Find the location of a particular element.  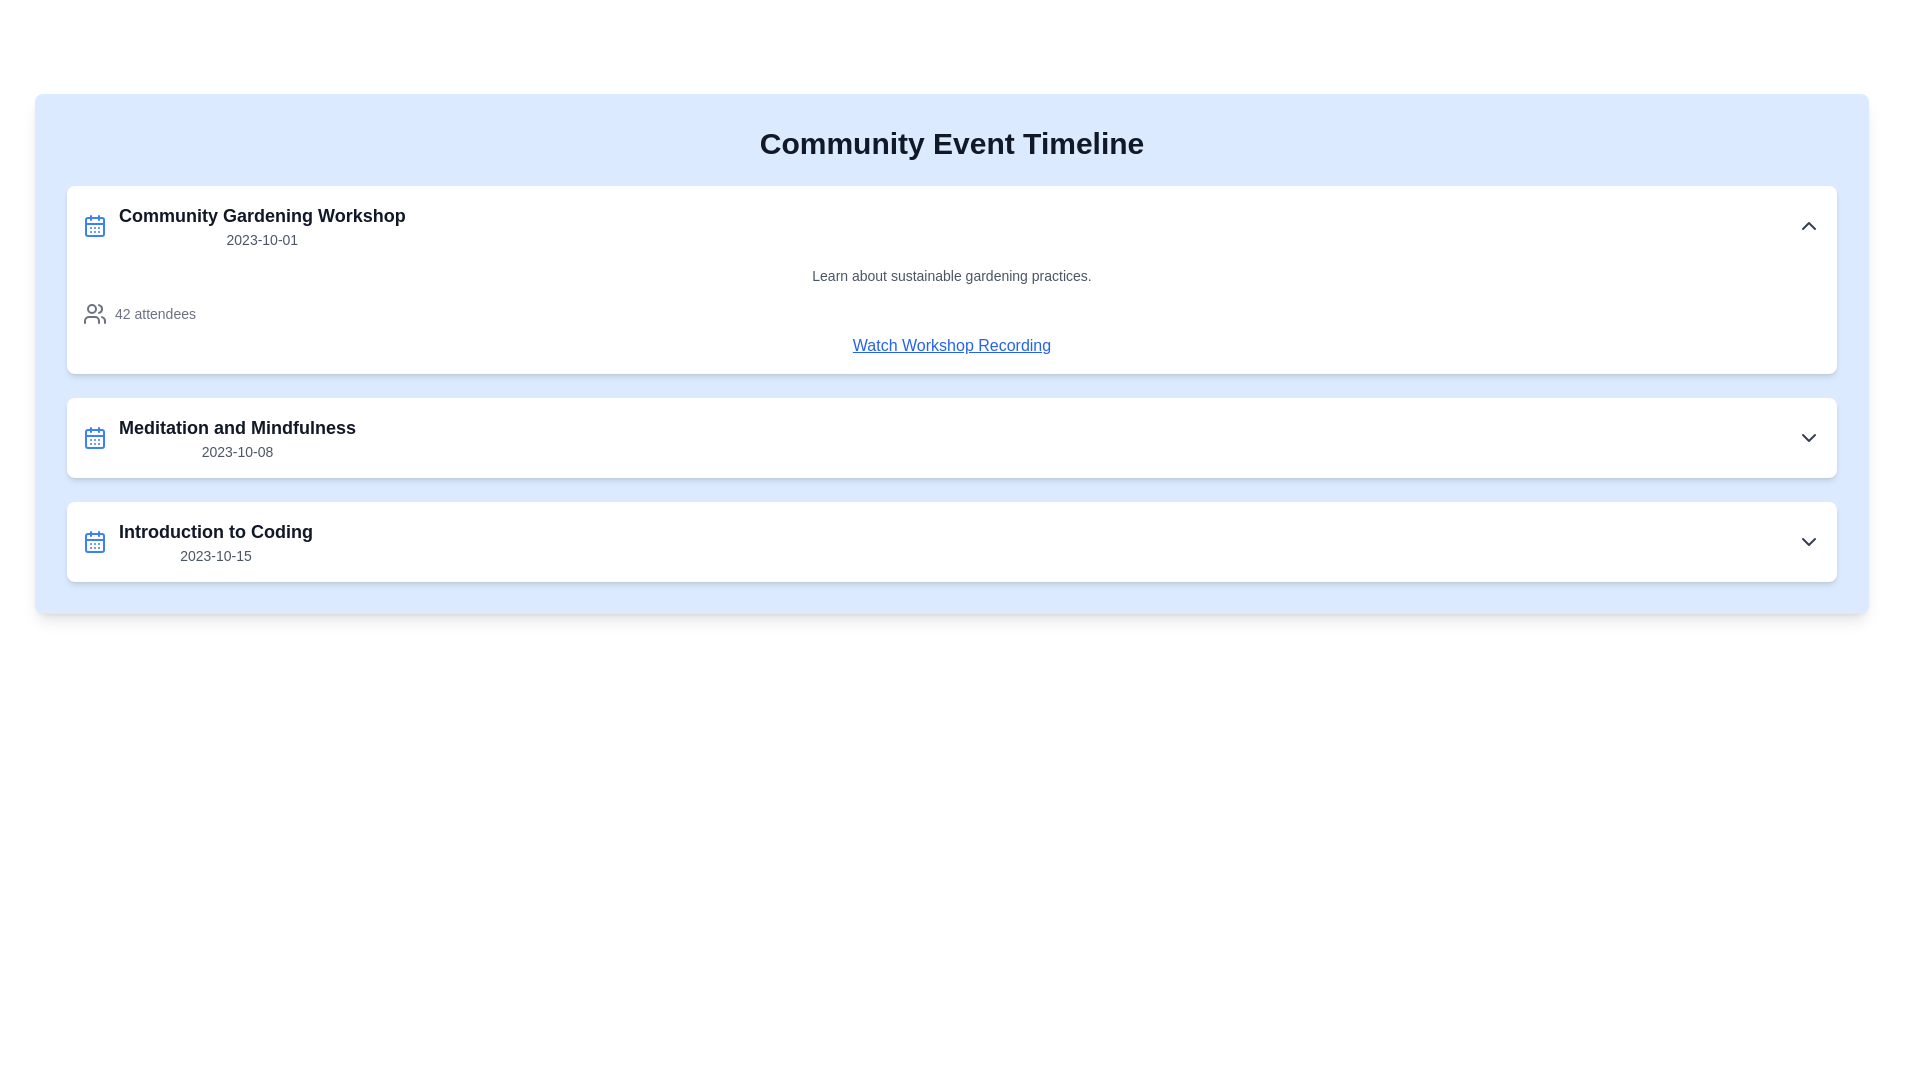

the informational card for the 'Meditation and Mindfulness' event, which is the second card in the 'Community Event Timeline' section is located at coordinates (950, 437).